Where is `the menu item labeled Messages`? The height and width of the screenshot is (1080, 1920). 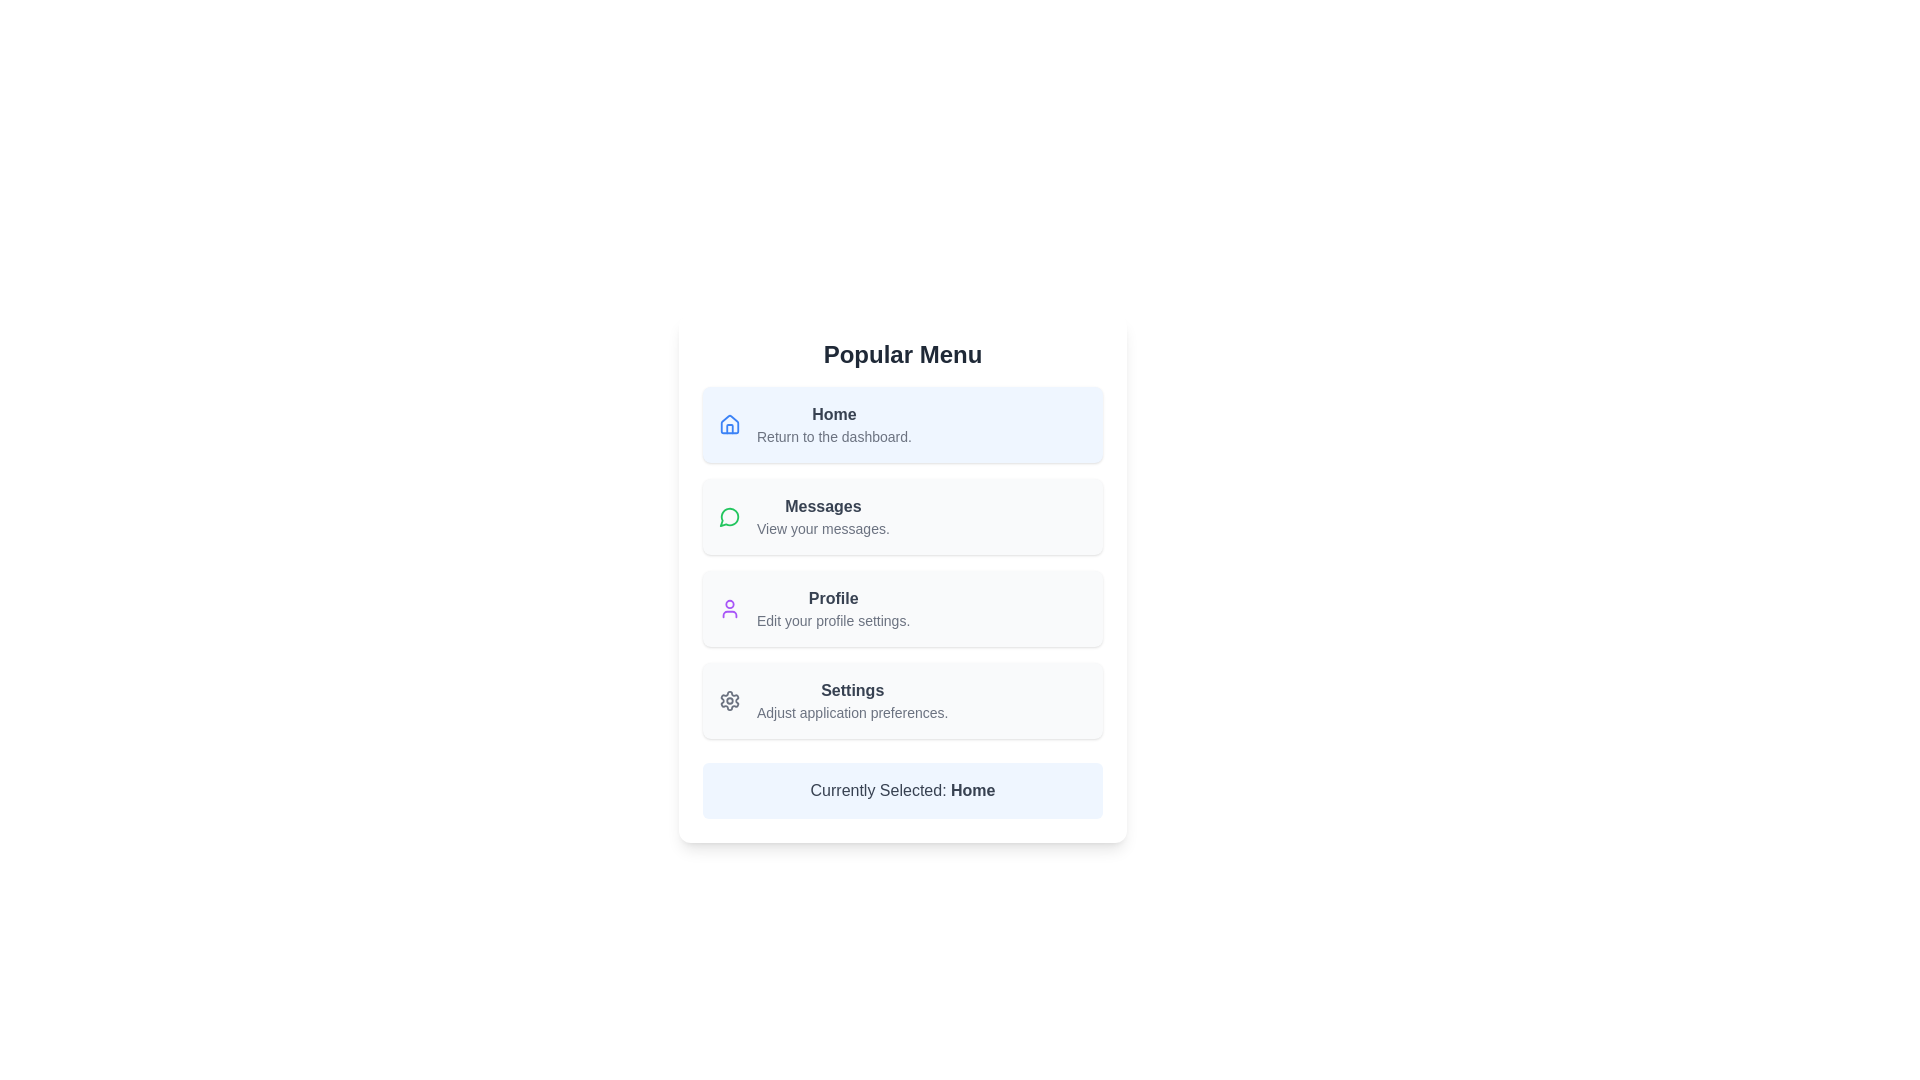
the menu item labeled Messages is located at coordinates (901, 515).